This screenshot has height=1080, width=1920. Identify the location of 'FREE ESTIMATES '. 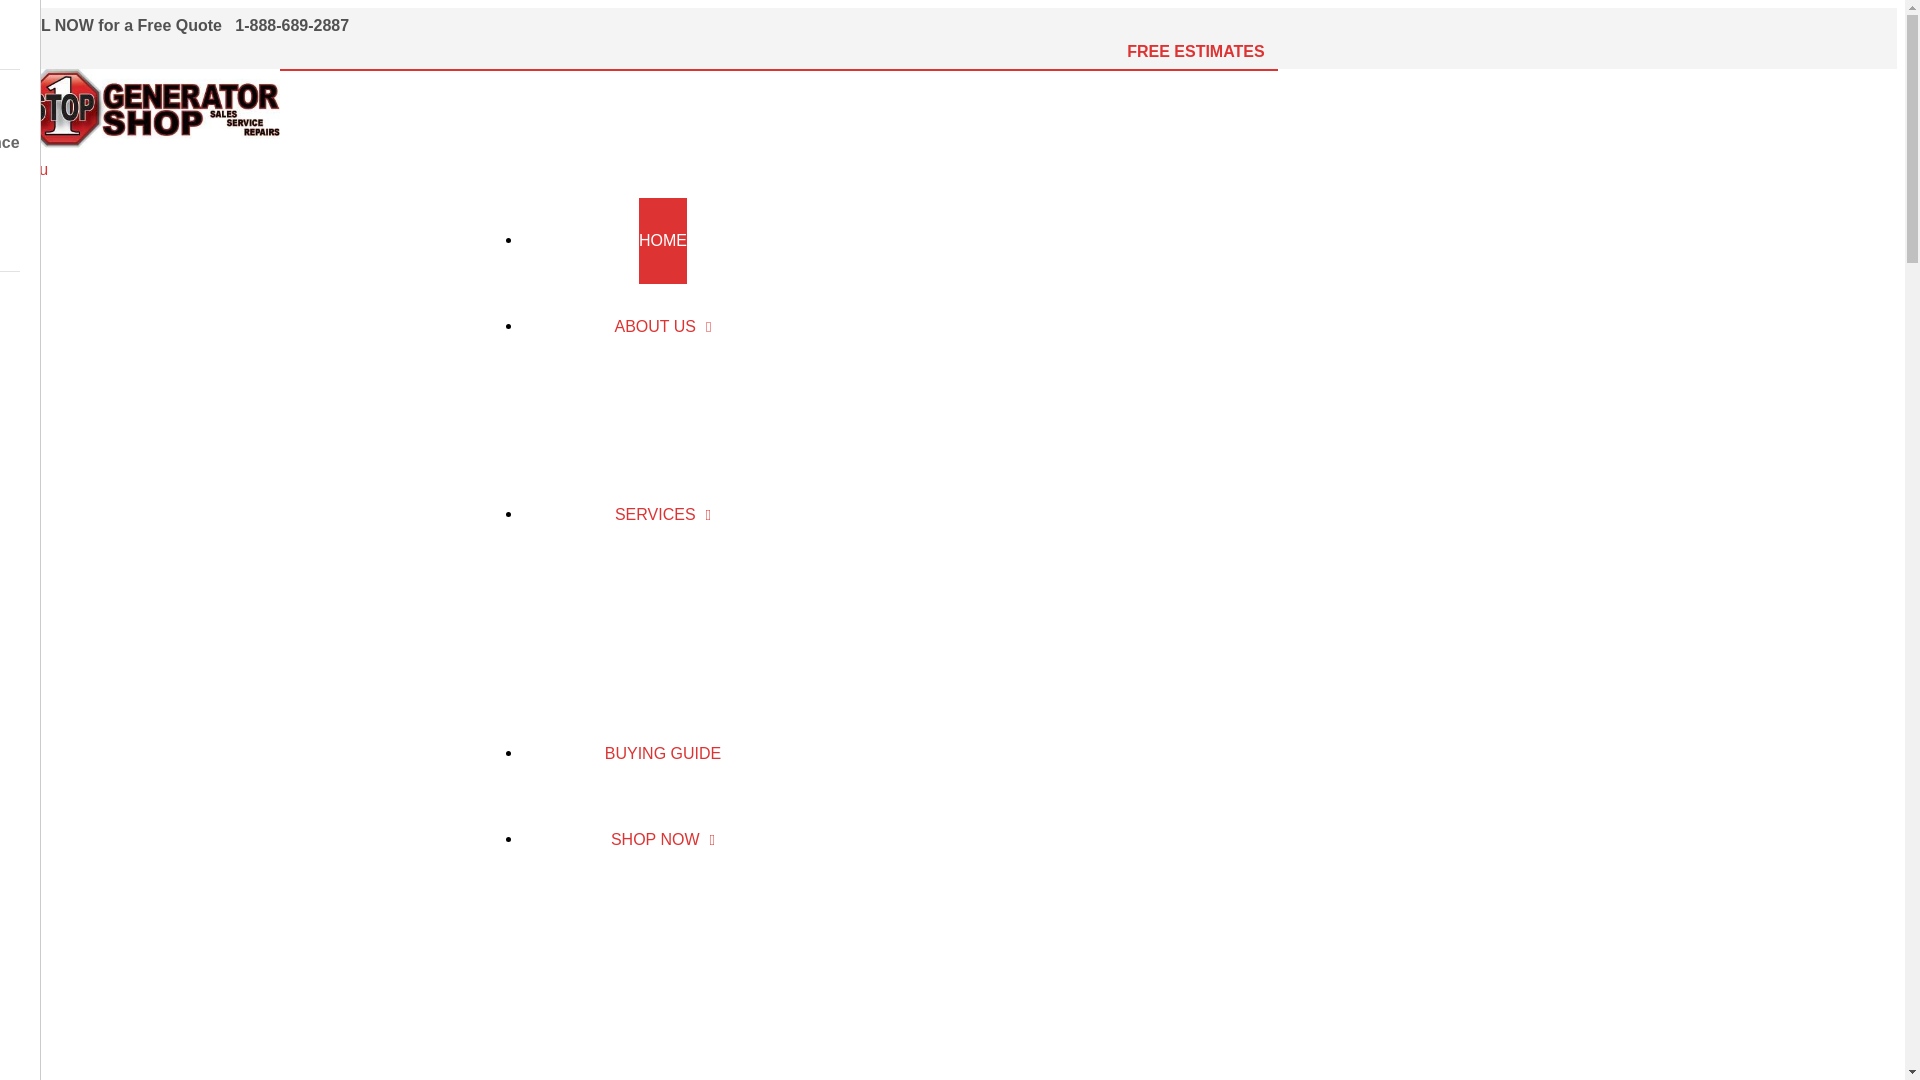
(1198, 50).